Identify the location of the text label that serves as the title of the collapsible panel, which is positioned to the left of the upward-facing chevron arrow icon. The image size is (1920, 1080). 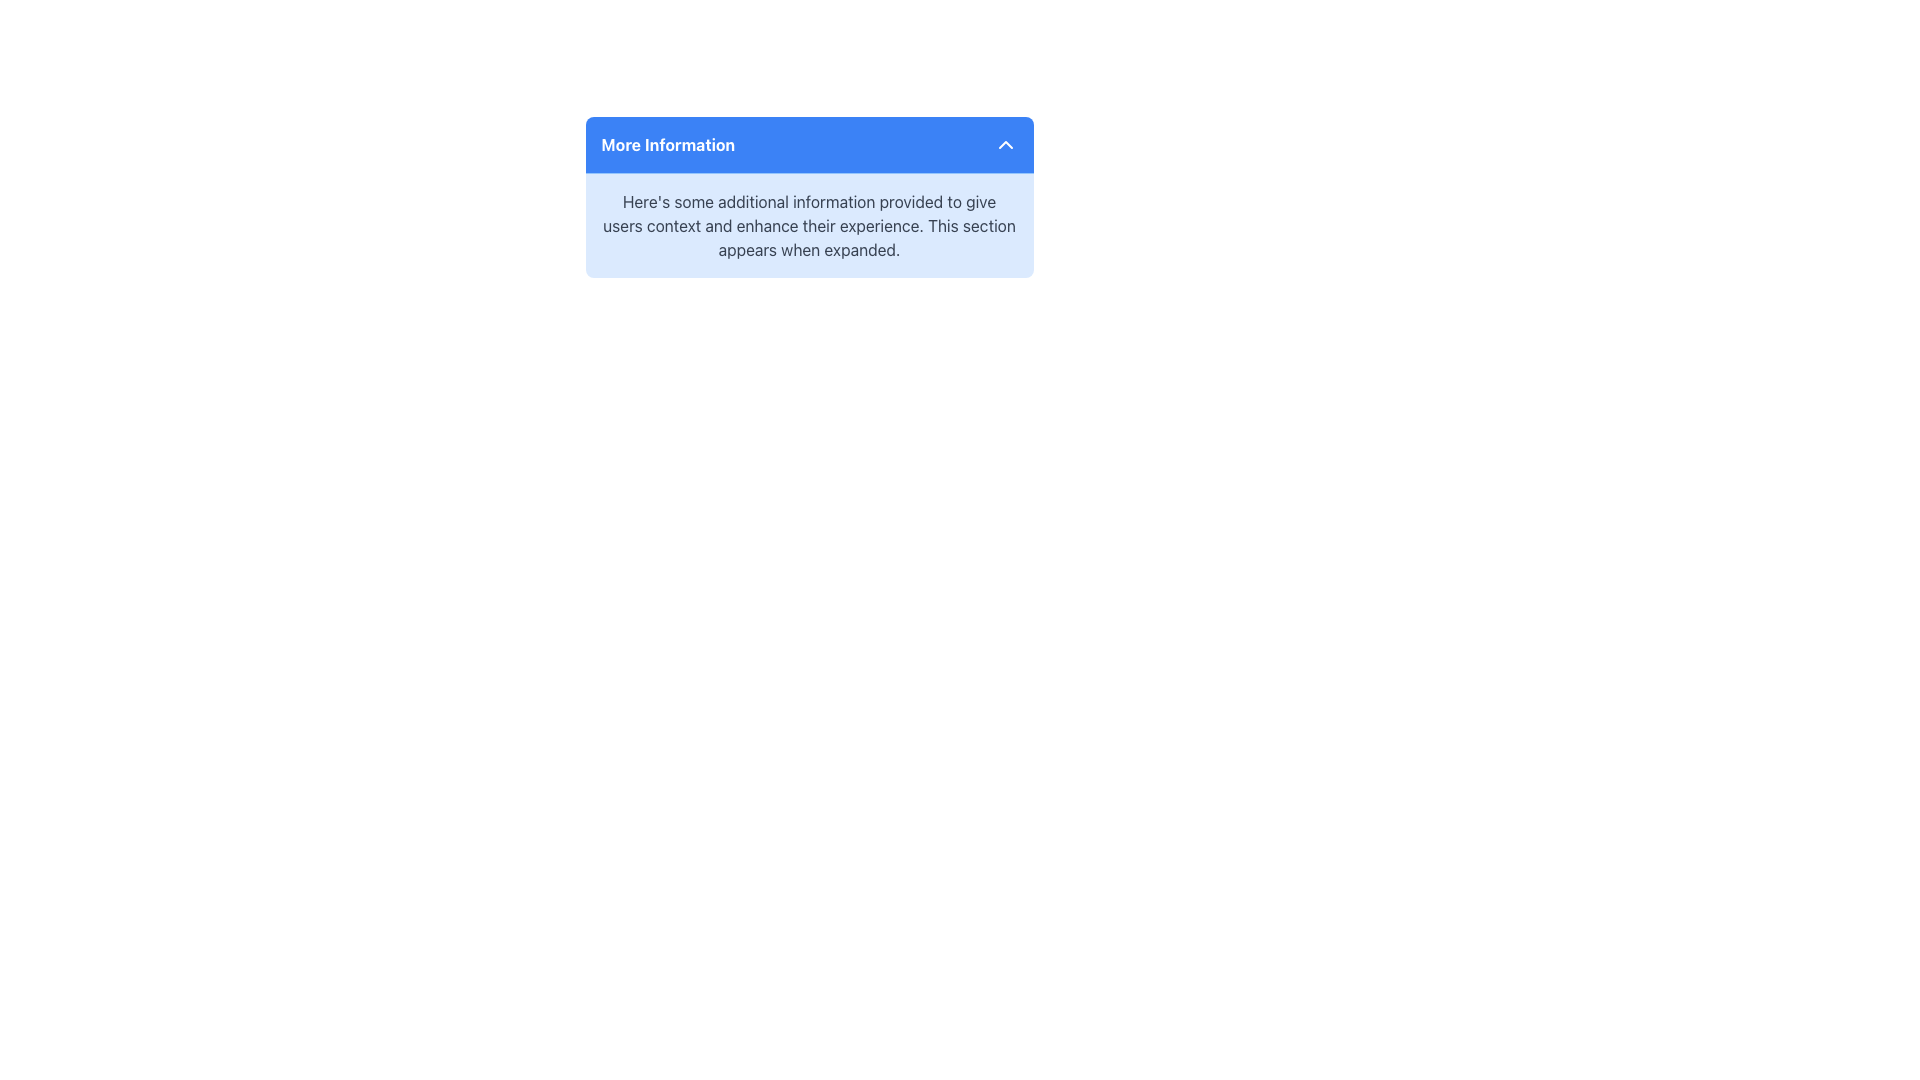
(668, 144).